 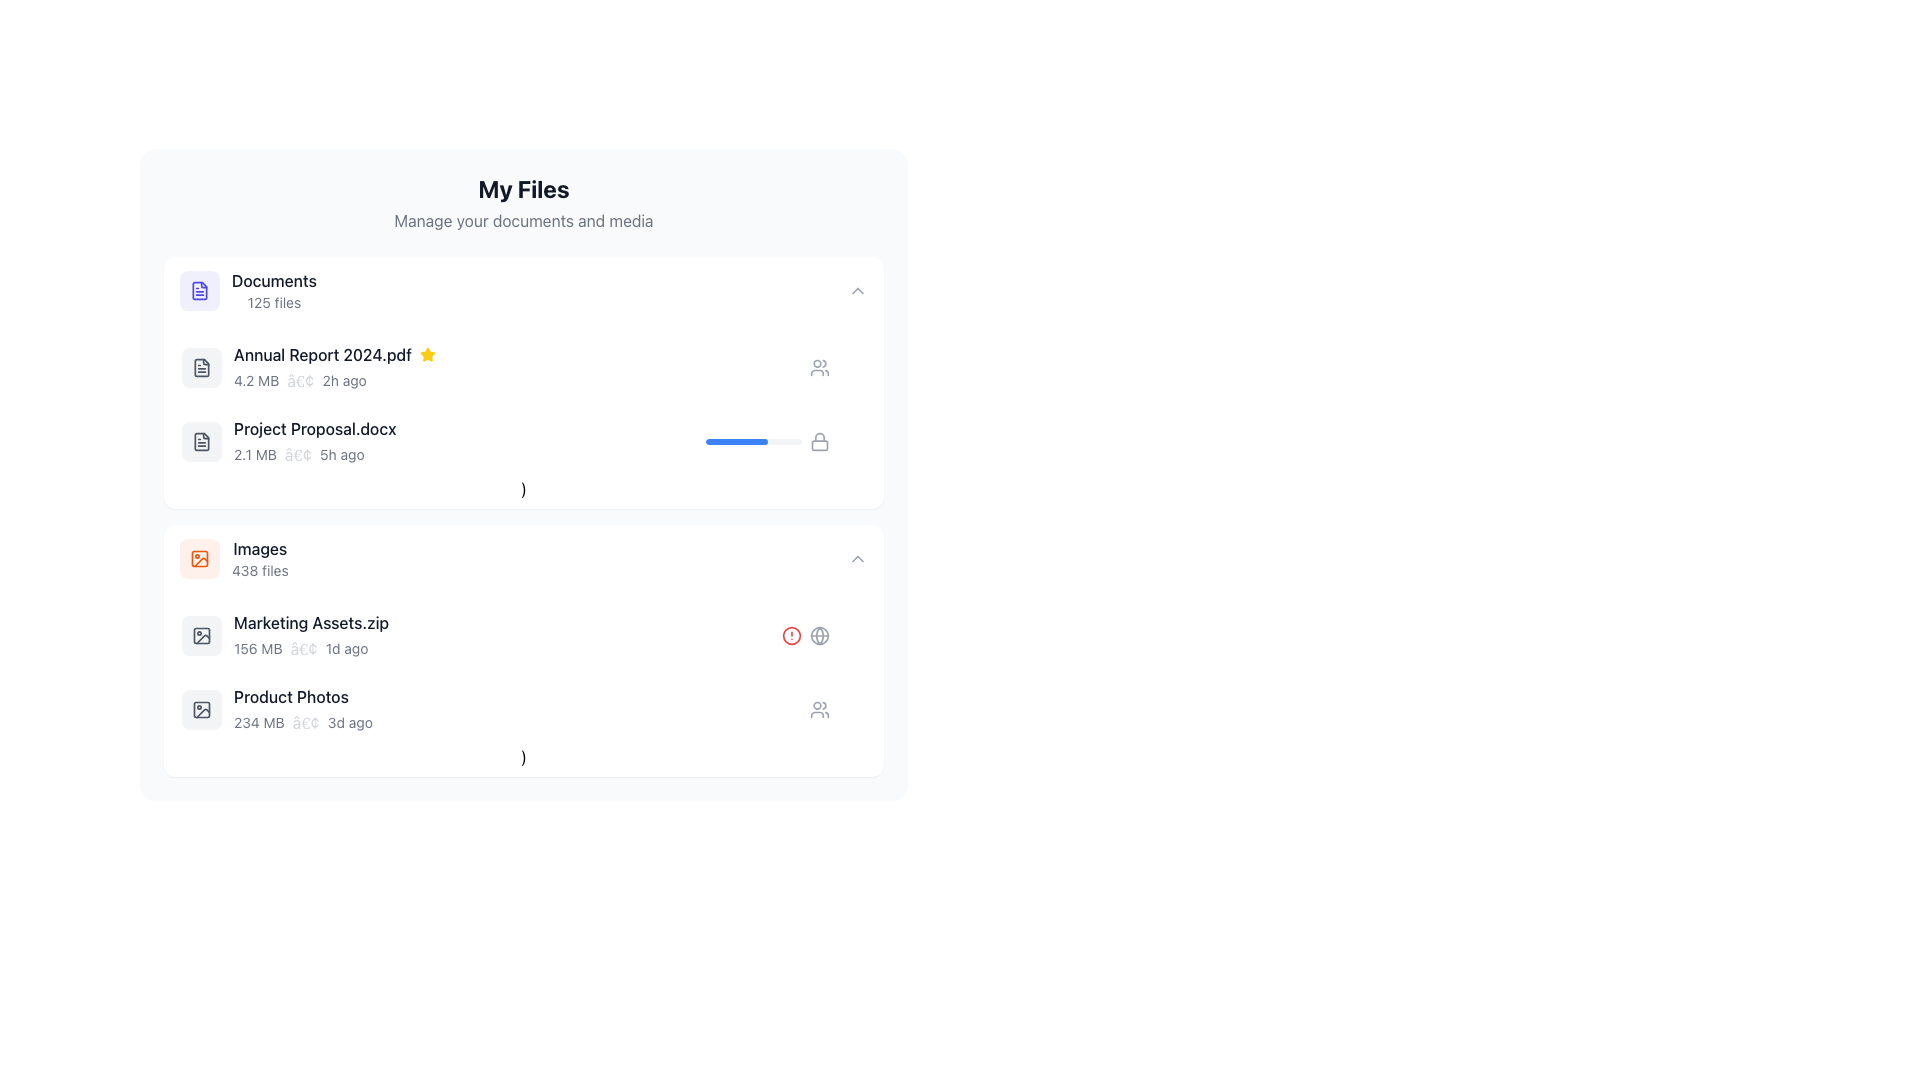 I want to click on the text document icon representing 'Project Proposal.docx' located in the 'Documents' section, so click(x=201, y=441).